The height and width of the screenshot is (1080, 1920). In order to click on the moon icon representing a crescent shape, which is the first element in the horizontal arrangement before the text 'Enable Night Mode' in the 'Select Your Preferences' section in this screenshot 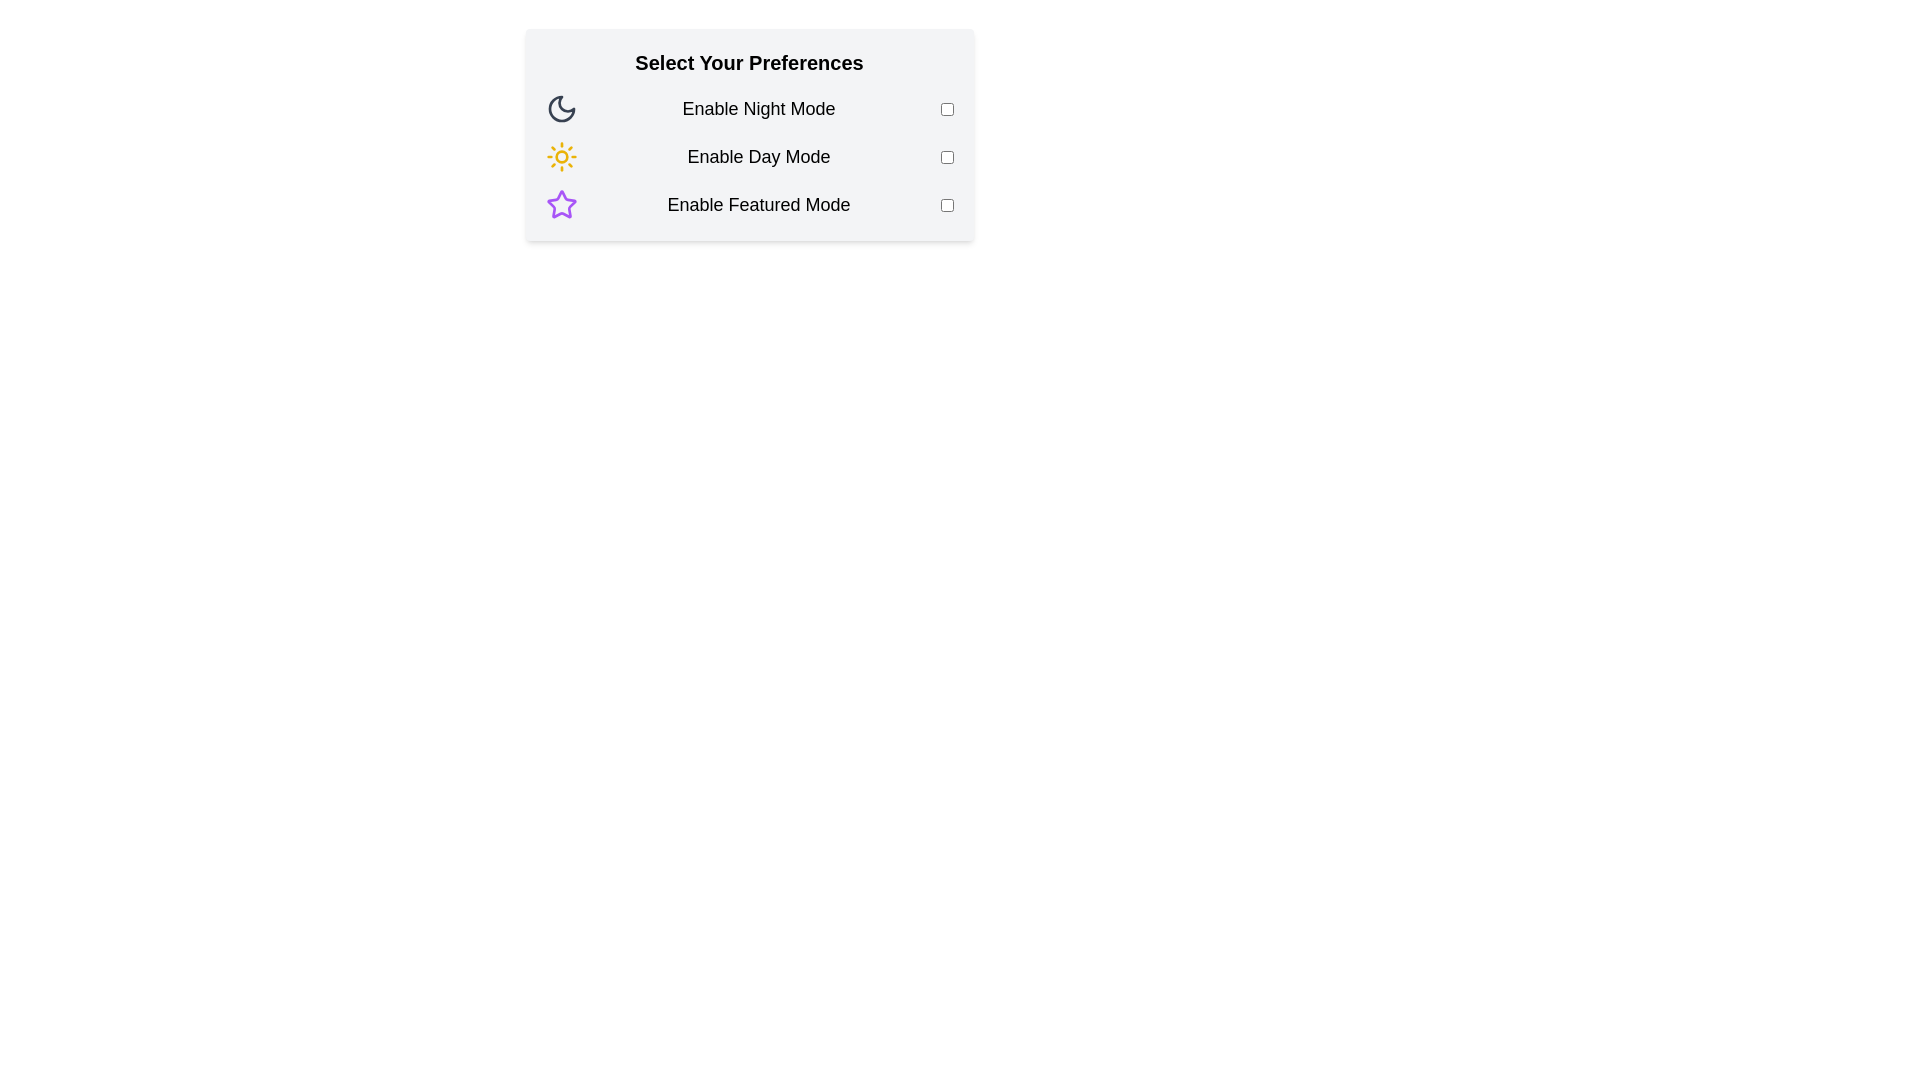, I will do `click(560, 108)`.